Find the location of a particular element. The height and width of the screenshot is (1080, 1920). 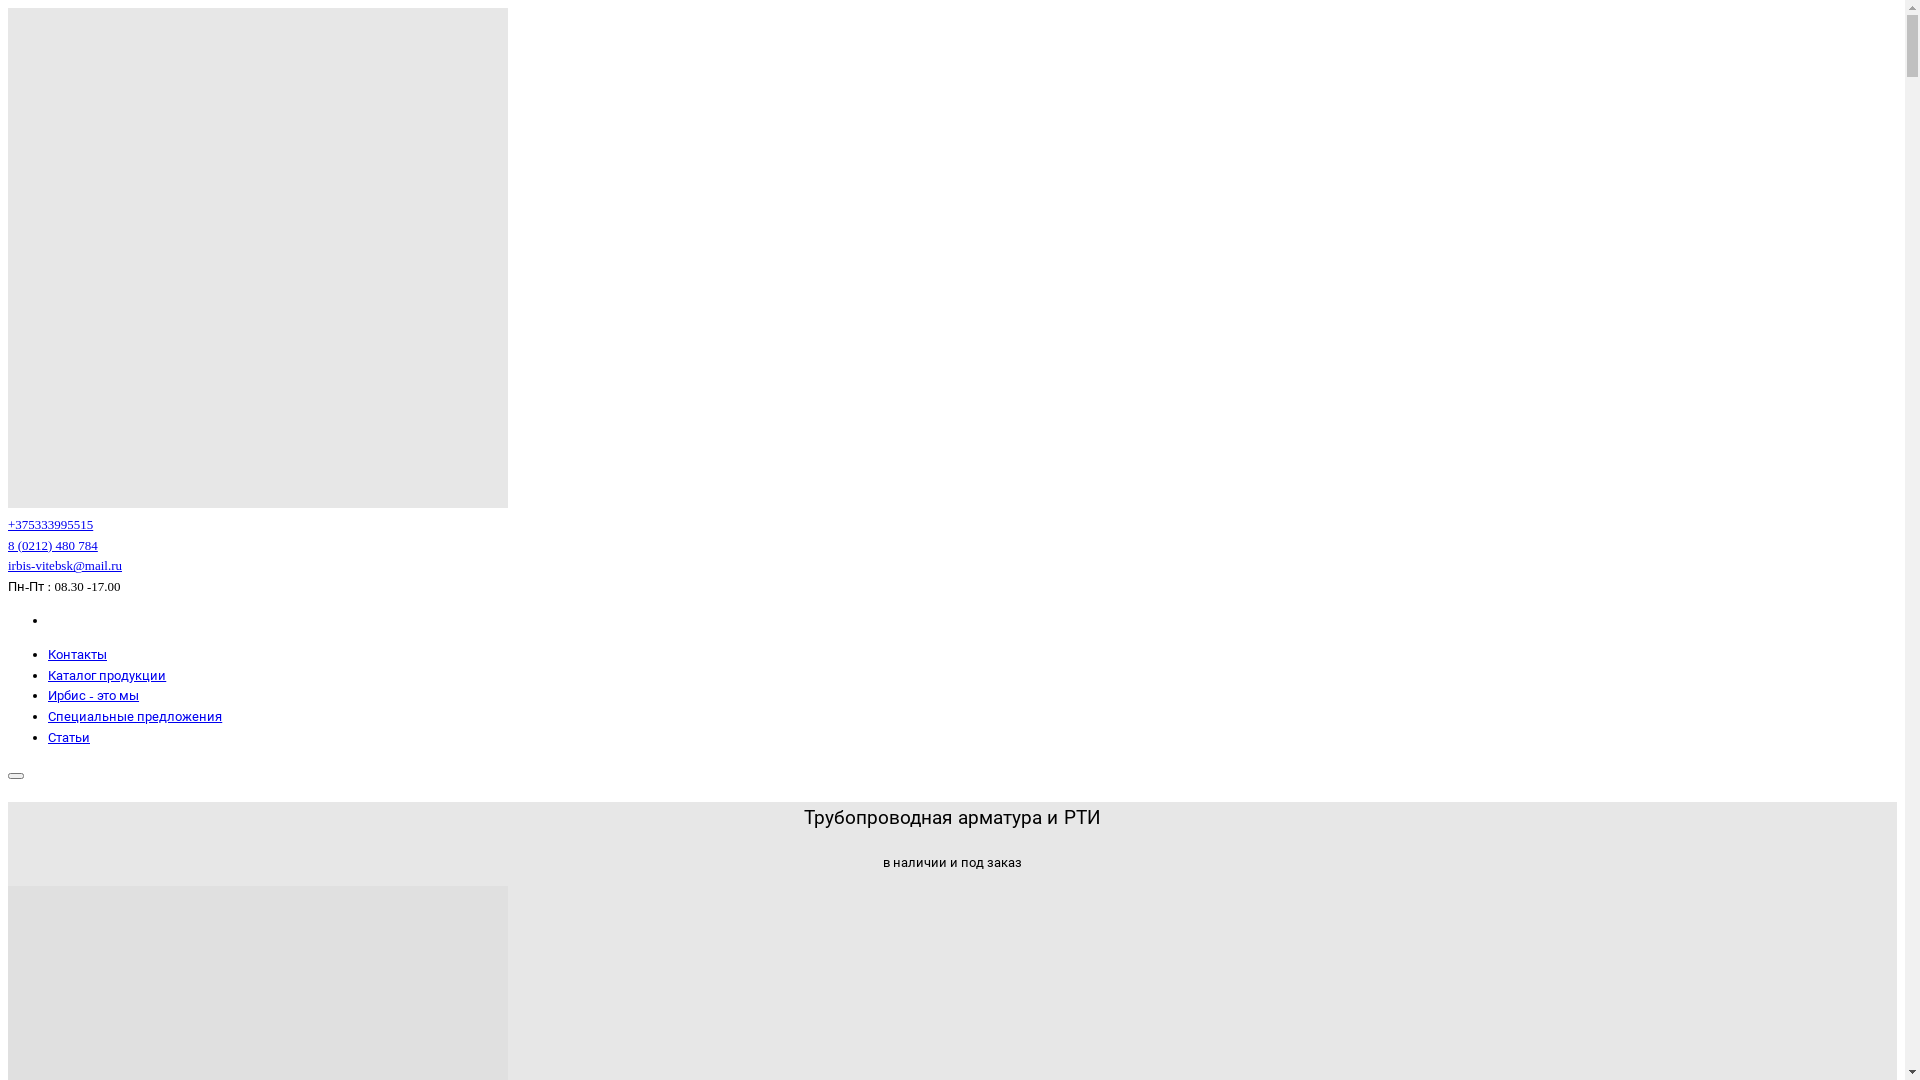

'8 (0212) 480 784' is located at coordinates (8, 545).